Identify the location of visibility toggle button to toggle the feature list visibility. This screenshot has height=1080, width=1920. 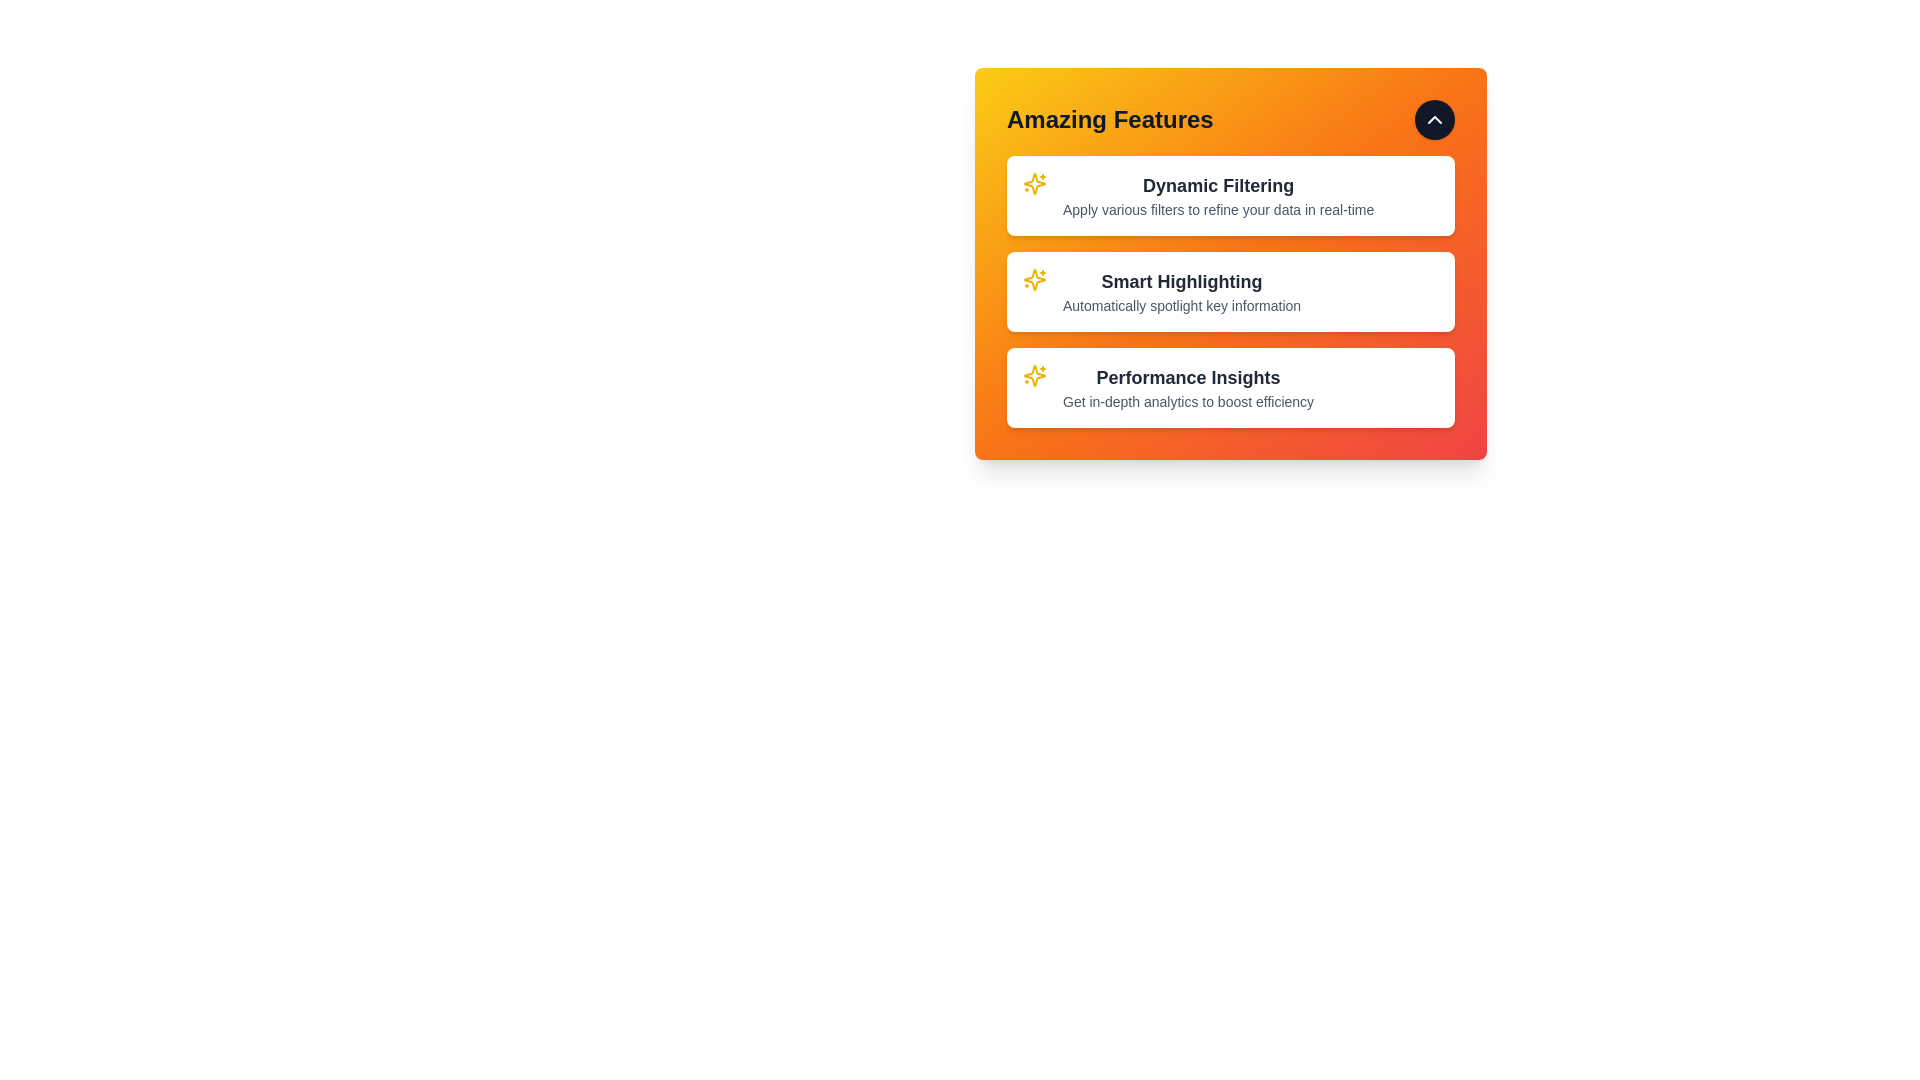
(1434, 119).